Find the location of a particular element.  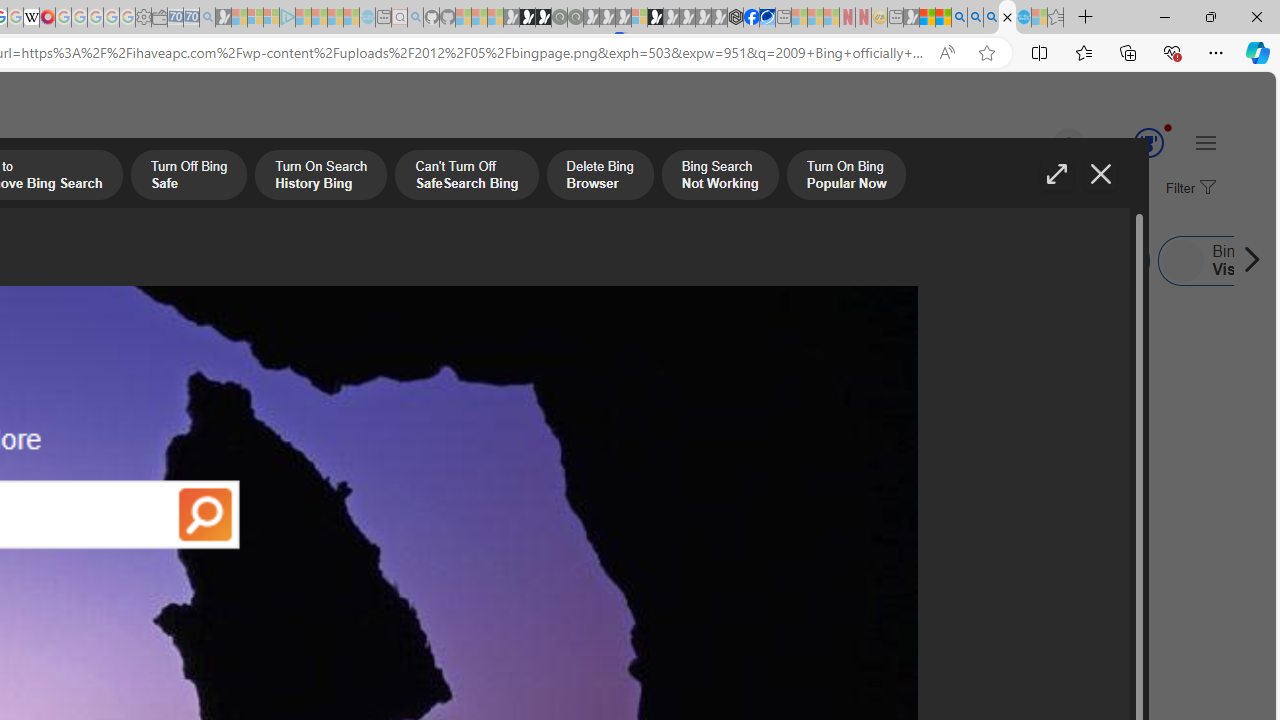

'New tab - Sleeping' is located at coordinates (894, 17).